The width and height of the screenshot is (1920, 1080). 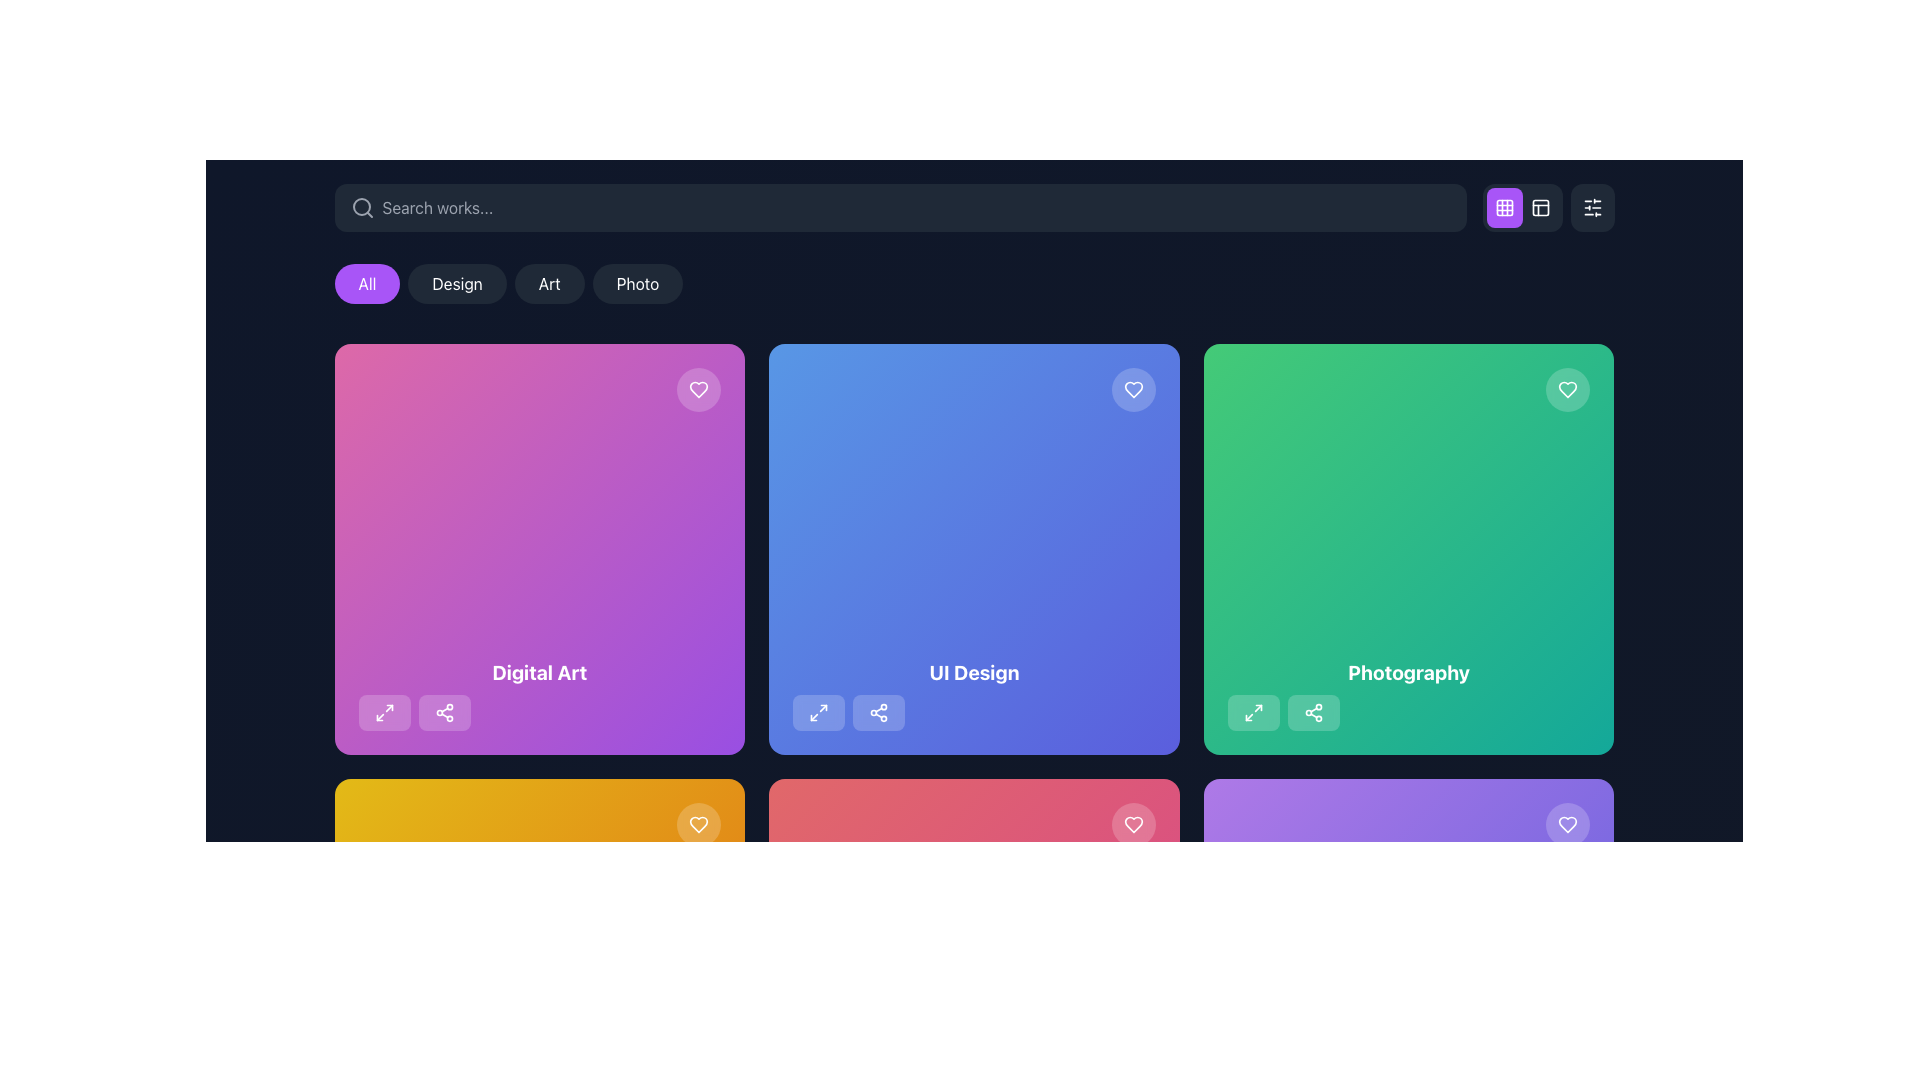 I want to click on the share button located at the bottom right corner of the 'UI Design' card, which is the second button in a horizontal pair next to an outward arrow icon, to share content, so click(x=879, y=711).